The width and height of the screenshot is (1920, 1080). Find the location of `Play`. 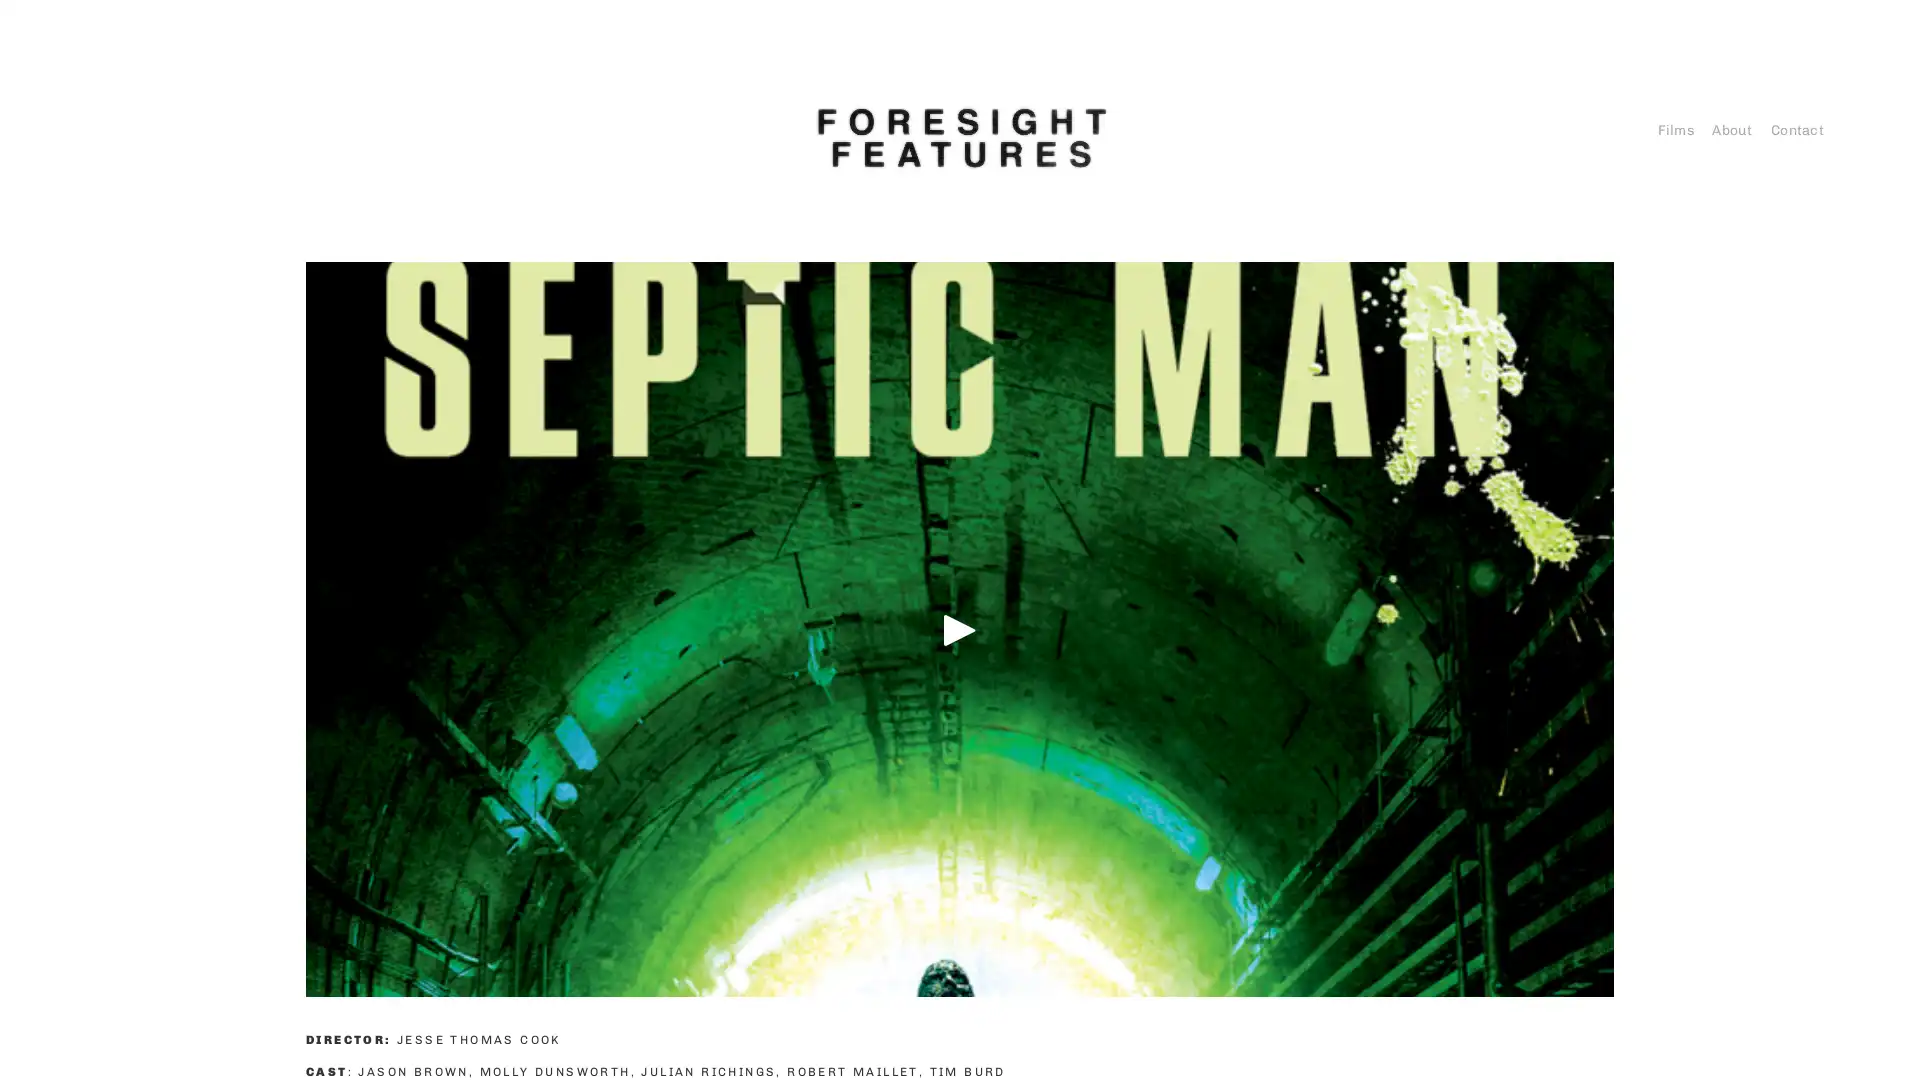

Play is located at coordinates (960, 627).